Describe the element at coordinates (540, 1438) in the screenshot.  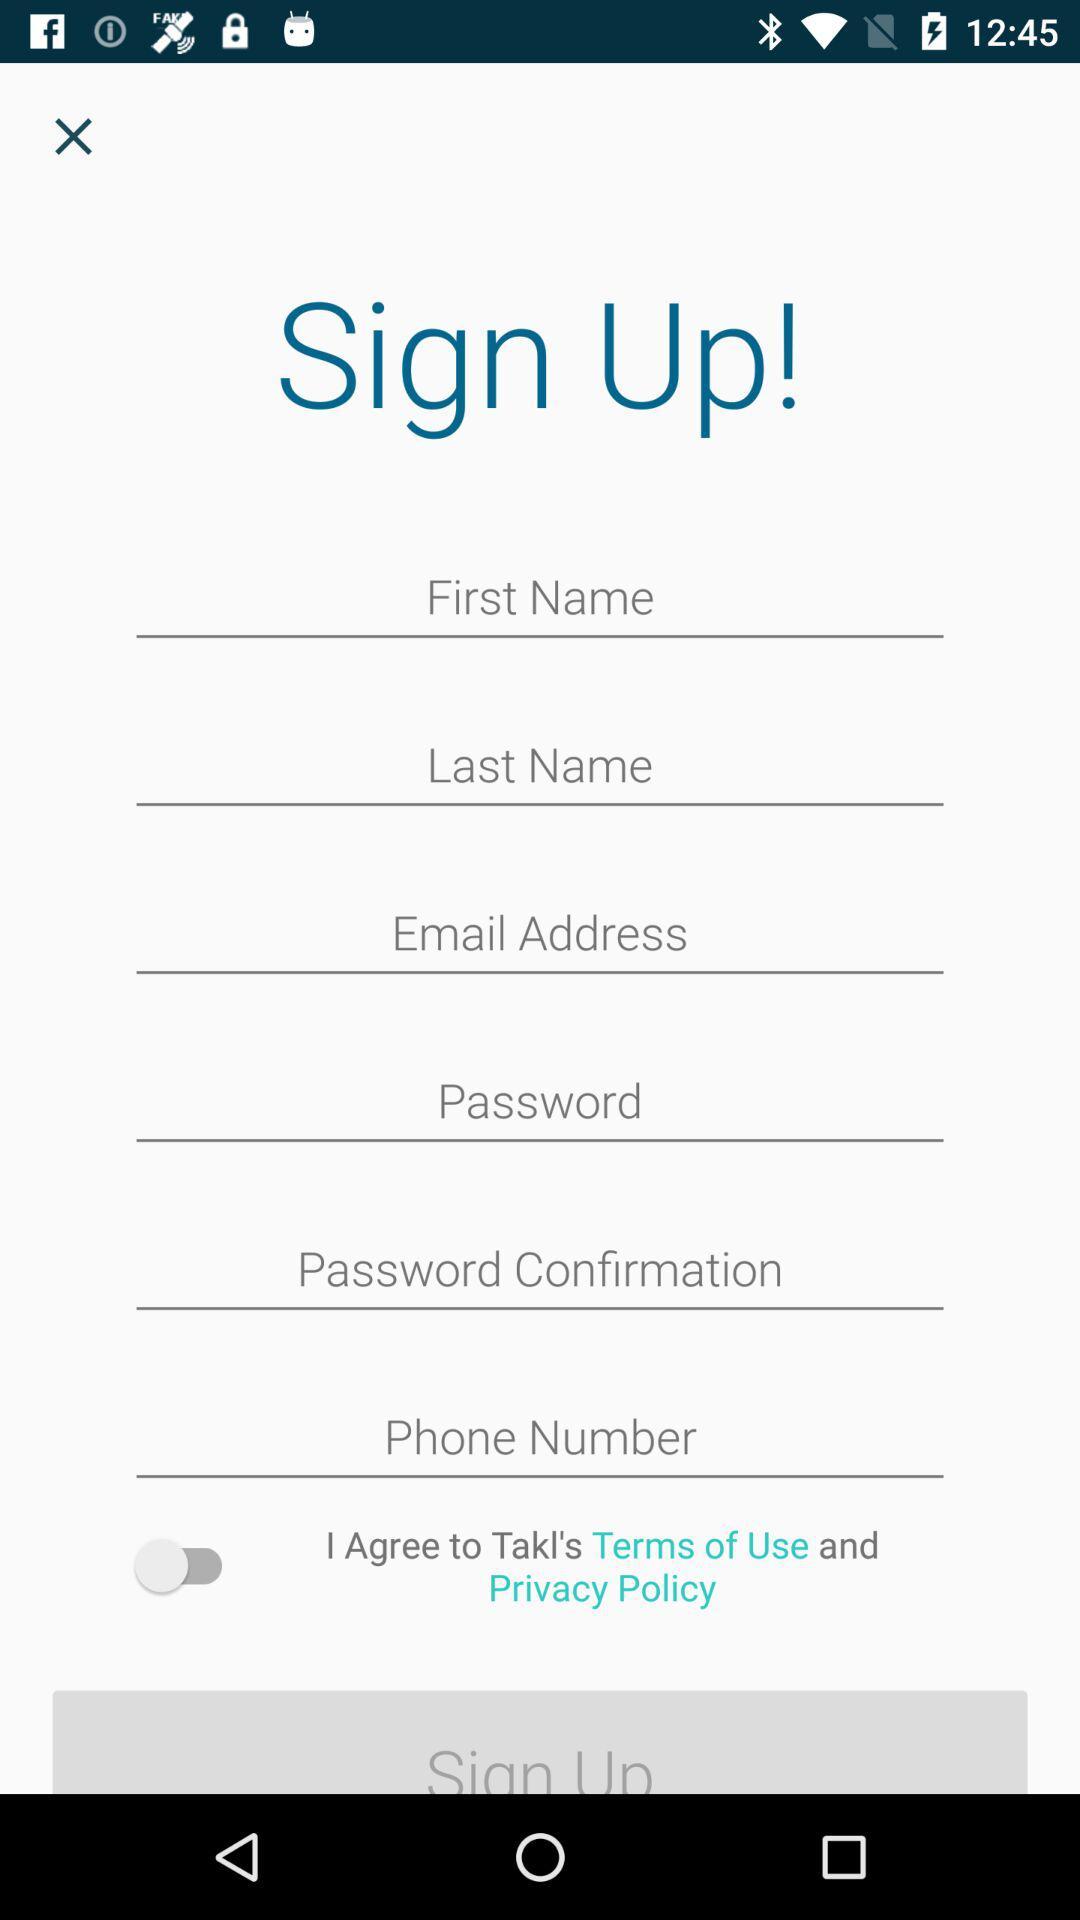
I see `your phone number` at that location.